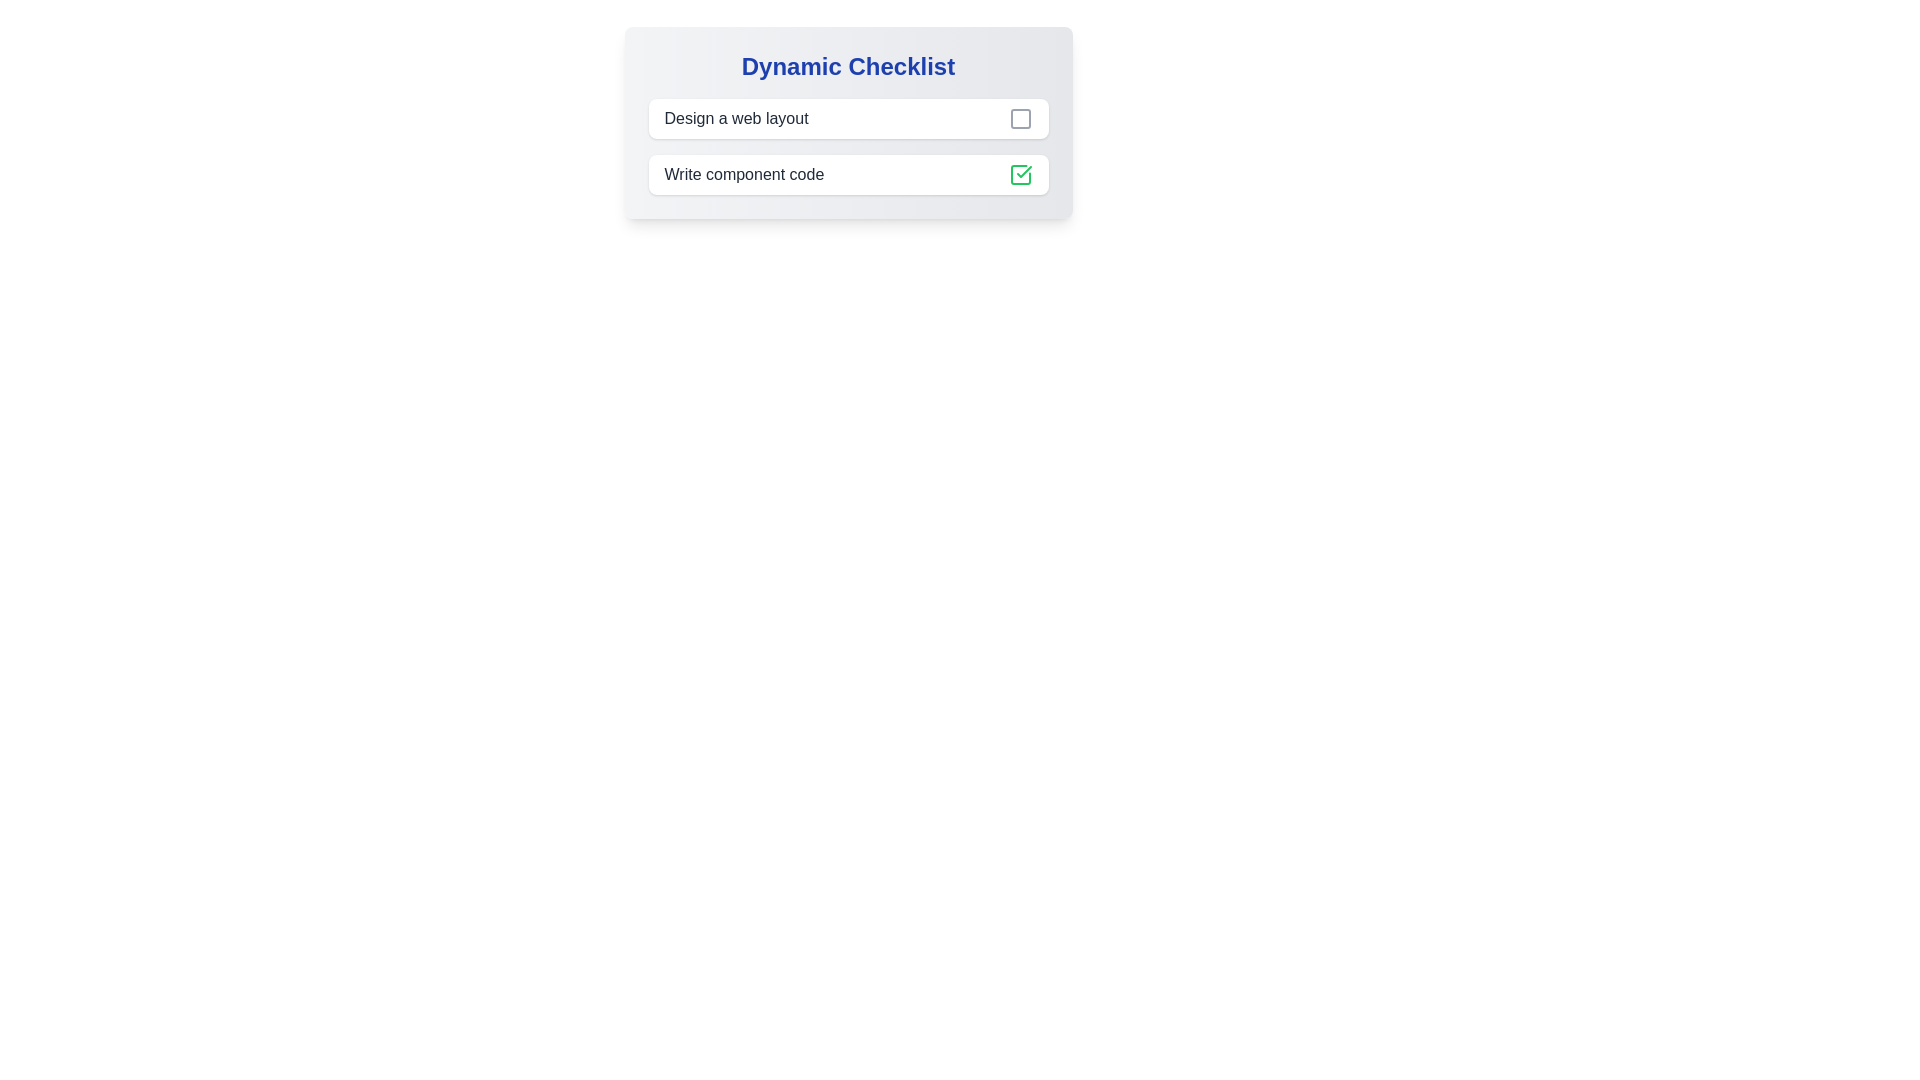  Describe the element at coordinates (848, 123) in the screenshot. I see `item names from the Checklist Component titled 'Dynamic Checklist', which contains labeled items such as 'Design a web layout' and 'Write component code'` at that location.